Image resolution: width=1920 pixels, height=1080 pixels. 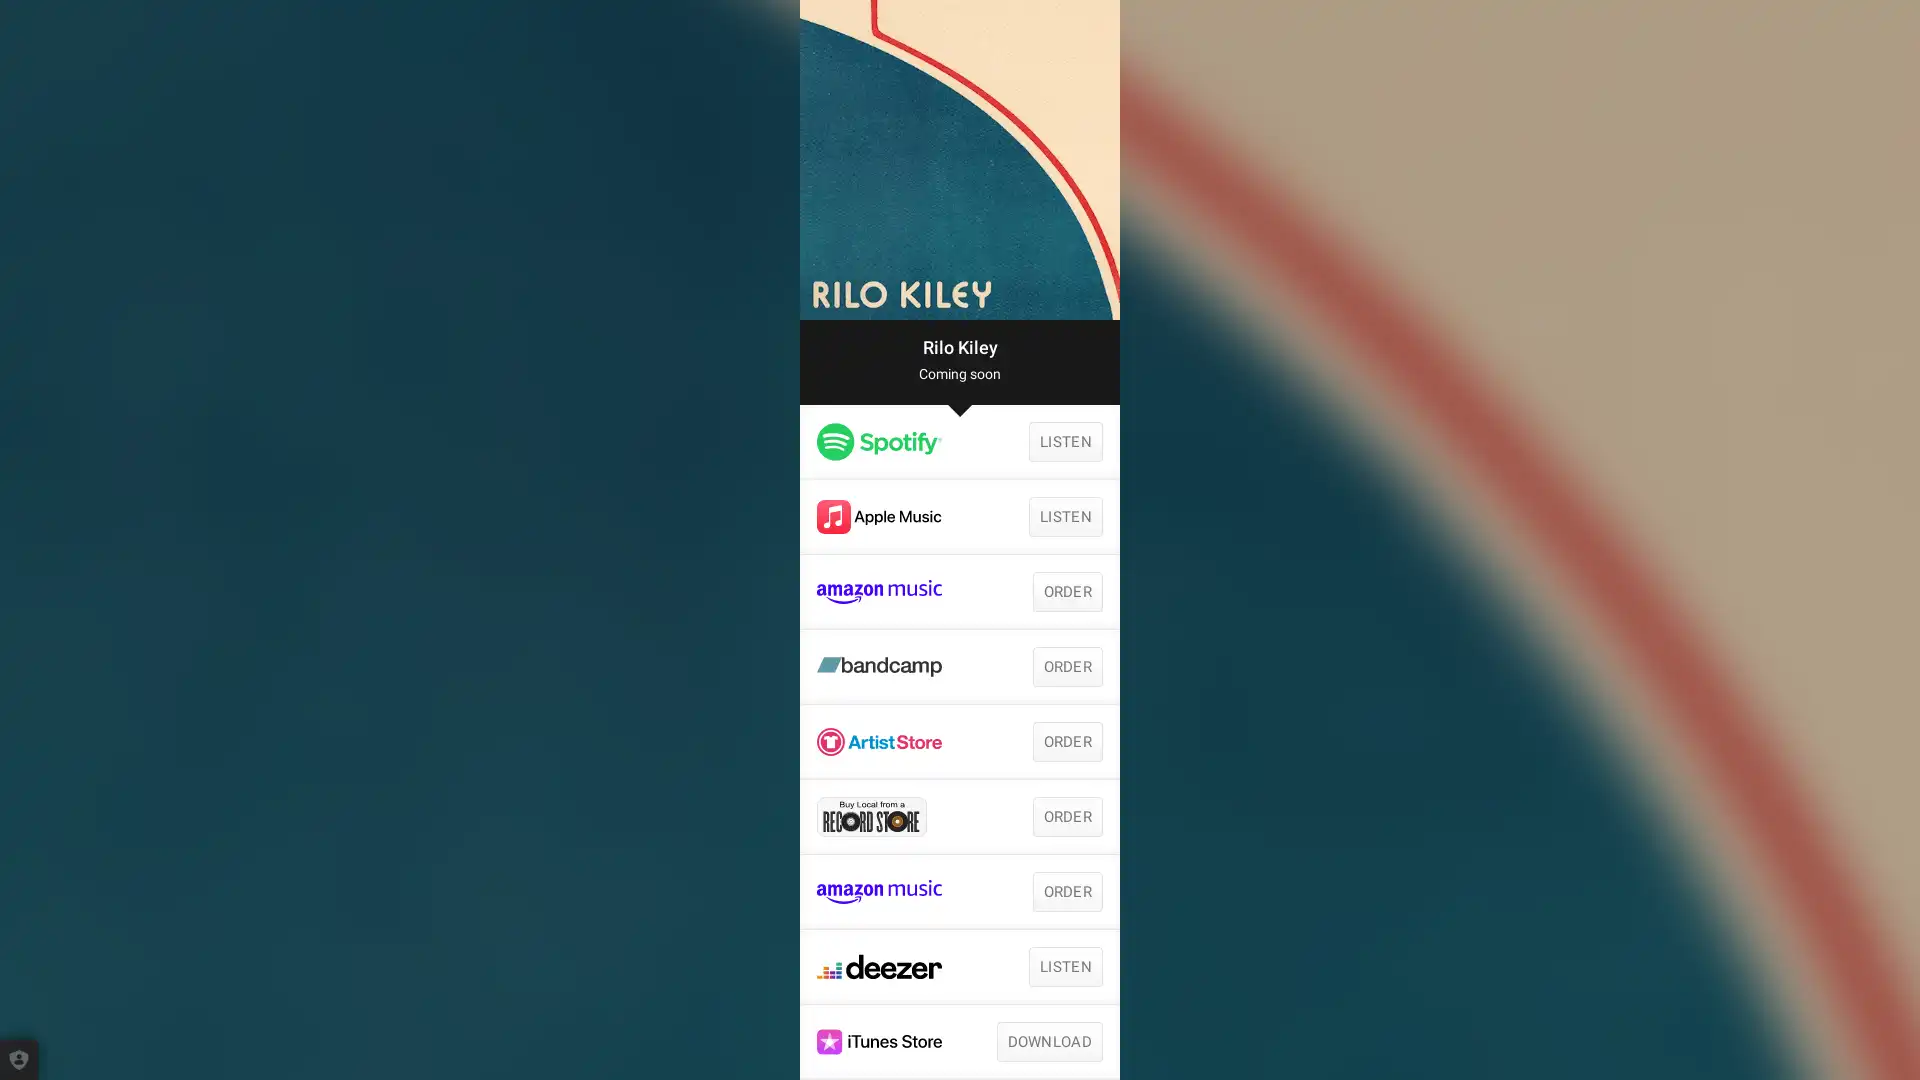 I want to click on ORDER, so click(x=1066, y=590).